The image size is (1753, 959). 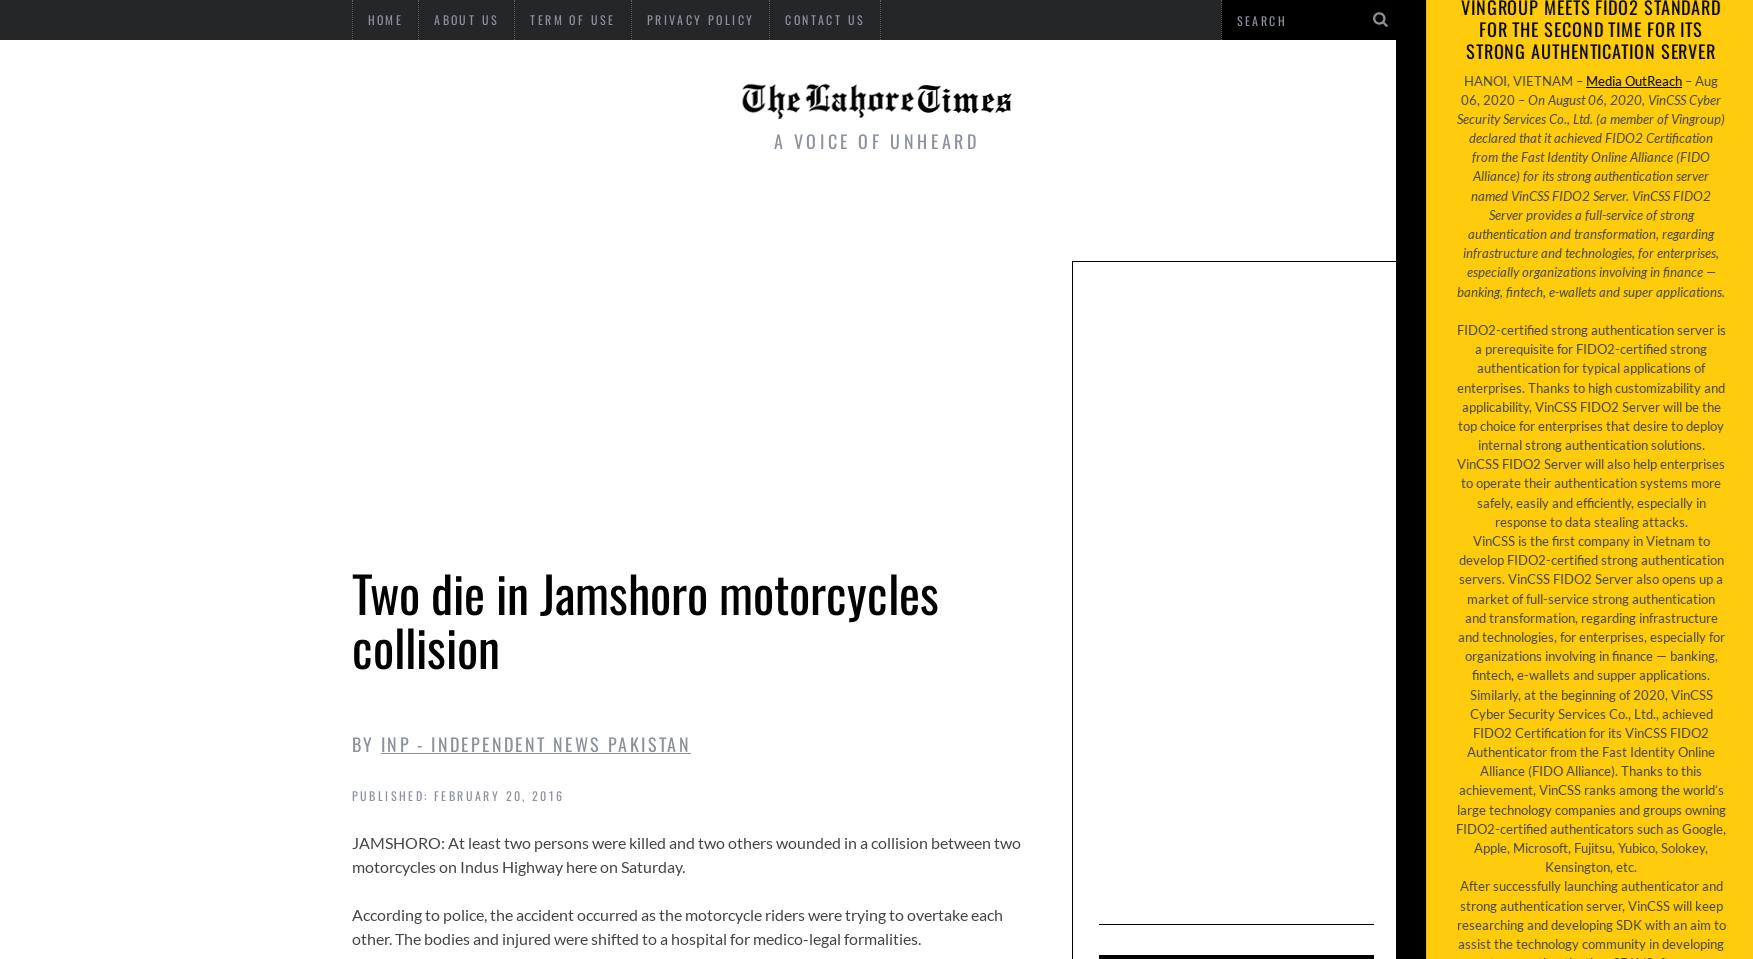 What do you see at coordinates (824, 18) in the screenshot?
I see `'Contact Us'` at bounding box center [824, 18].